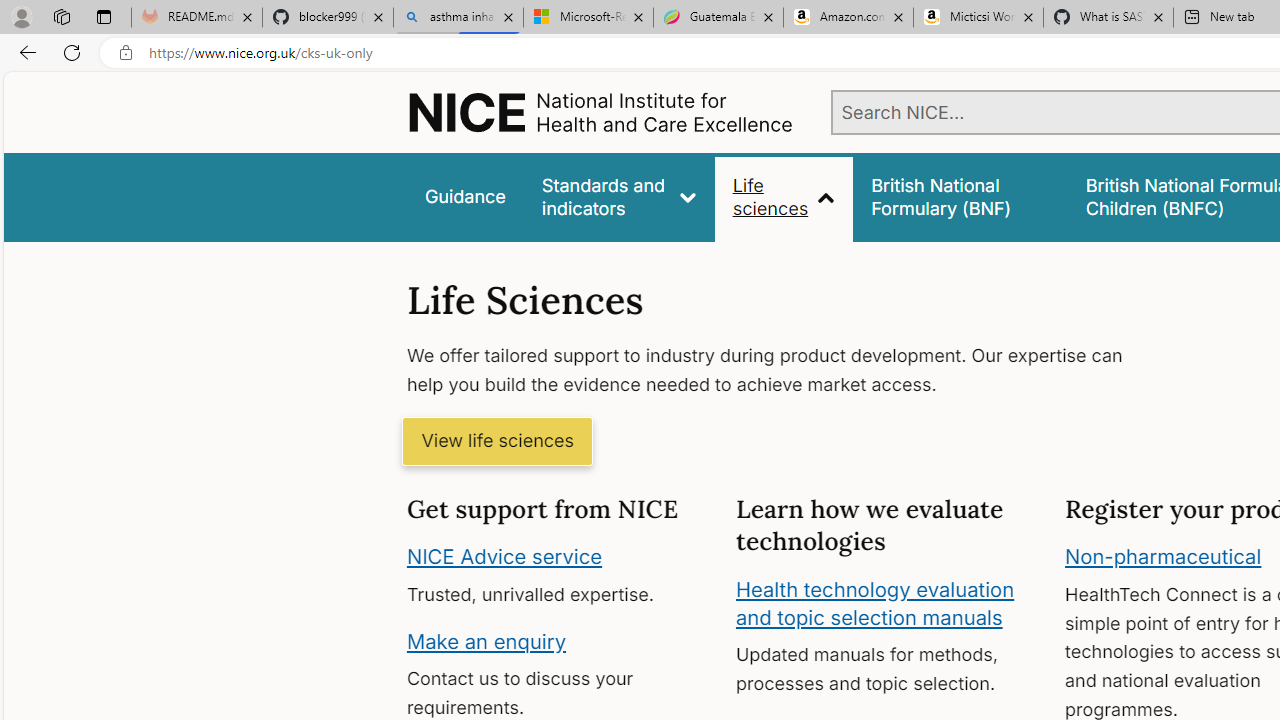  I want to click on 'Make an enquiry', so click(486, 640).